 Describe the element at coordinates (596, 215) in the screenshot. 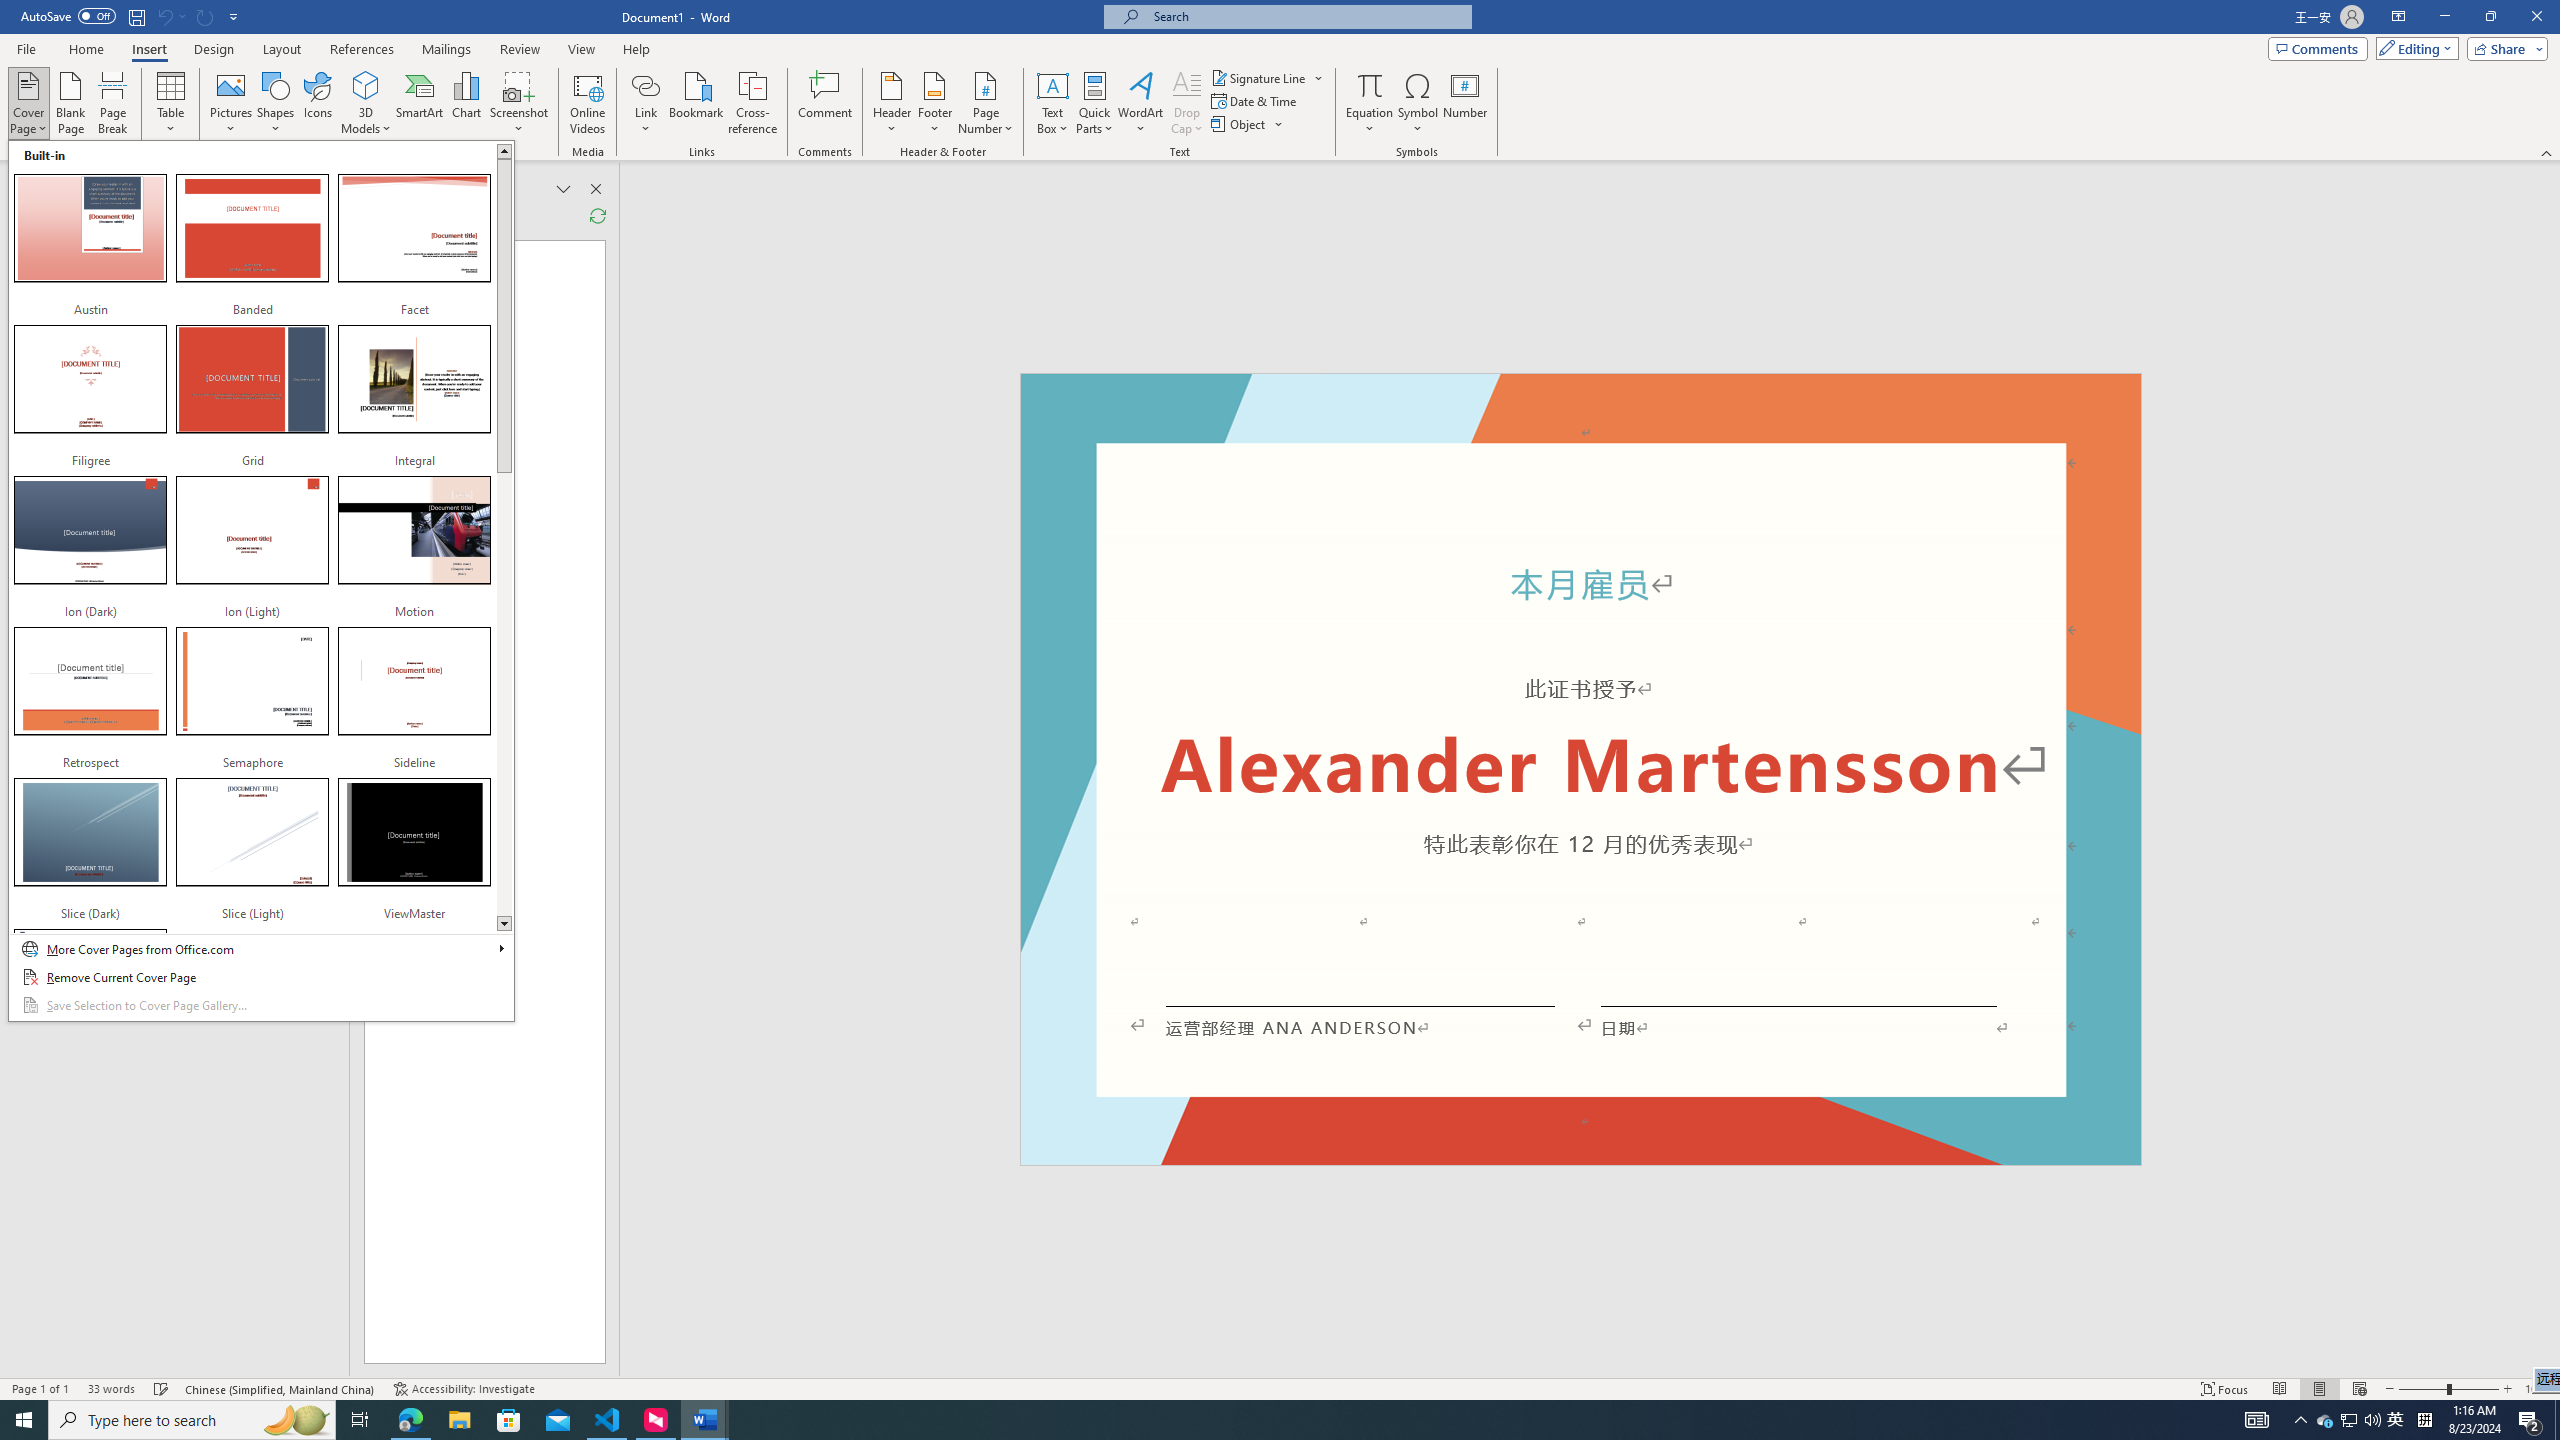

I see `'Refresh Reviewing Pane'` at that location.